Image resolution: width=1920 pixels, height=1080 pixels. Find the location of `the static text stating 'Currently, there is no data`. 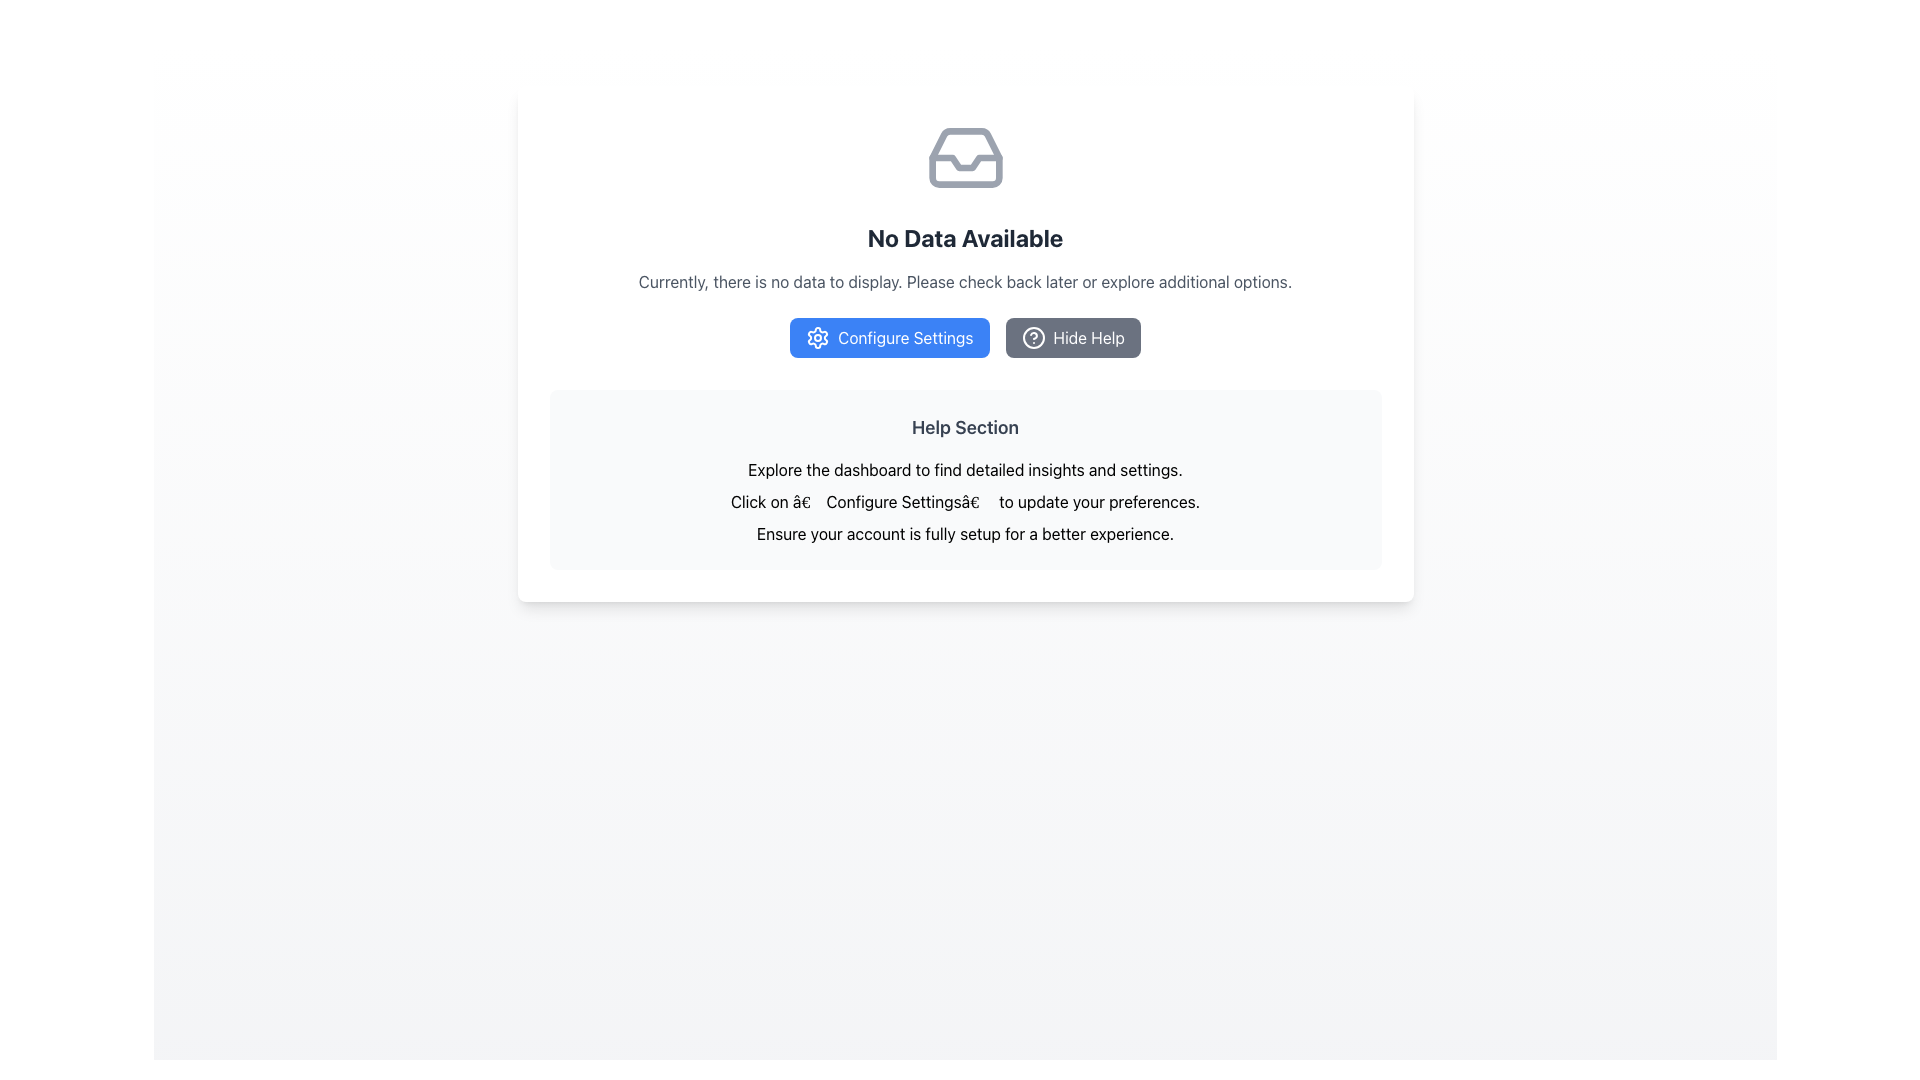

the static text stating 'Currently, there is no data is located at coordinates (965, 281).